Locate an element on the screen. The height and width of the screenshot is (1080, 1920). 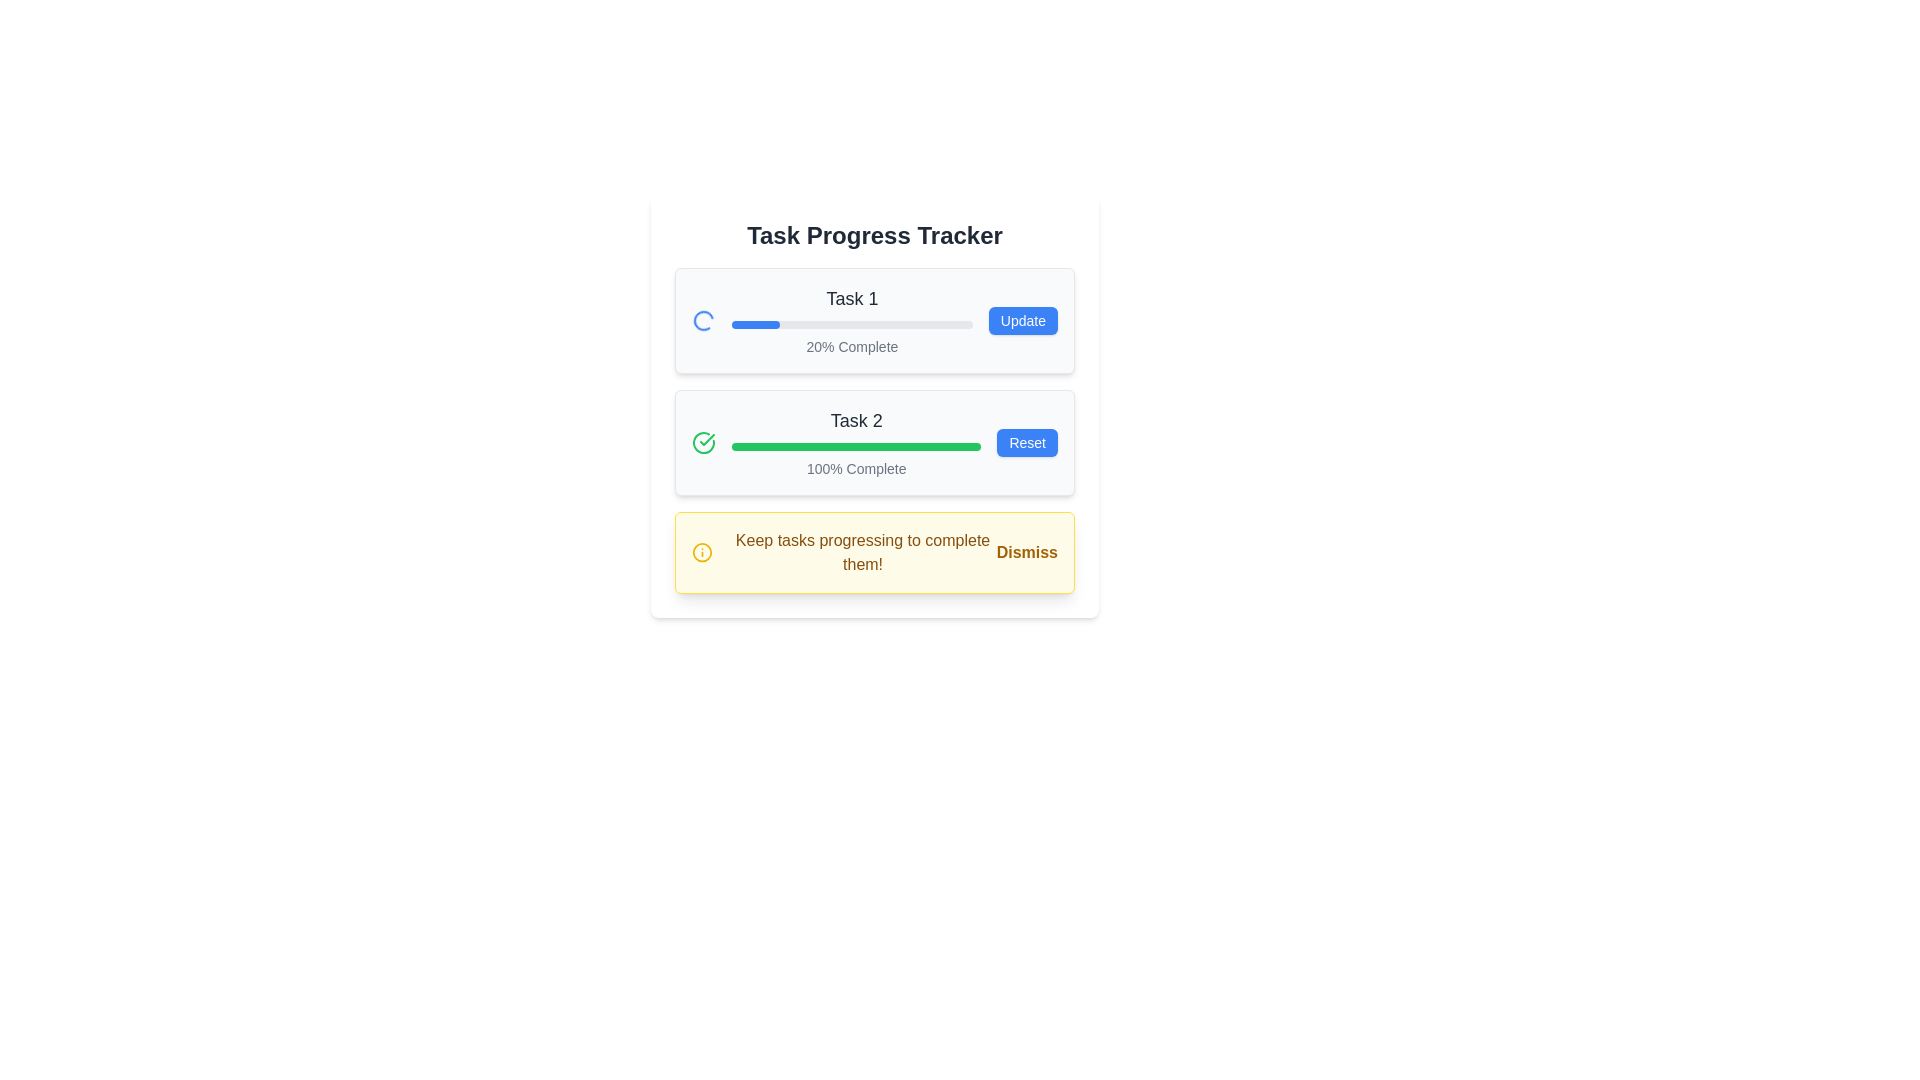
the central informational text within the notification banner, which is situated between an icon and a 'Dismiss' button is located at coordinates (863, 552).